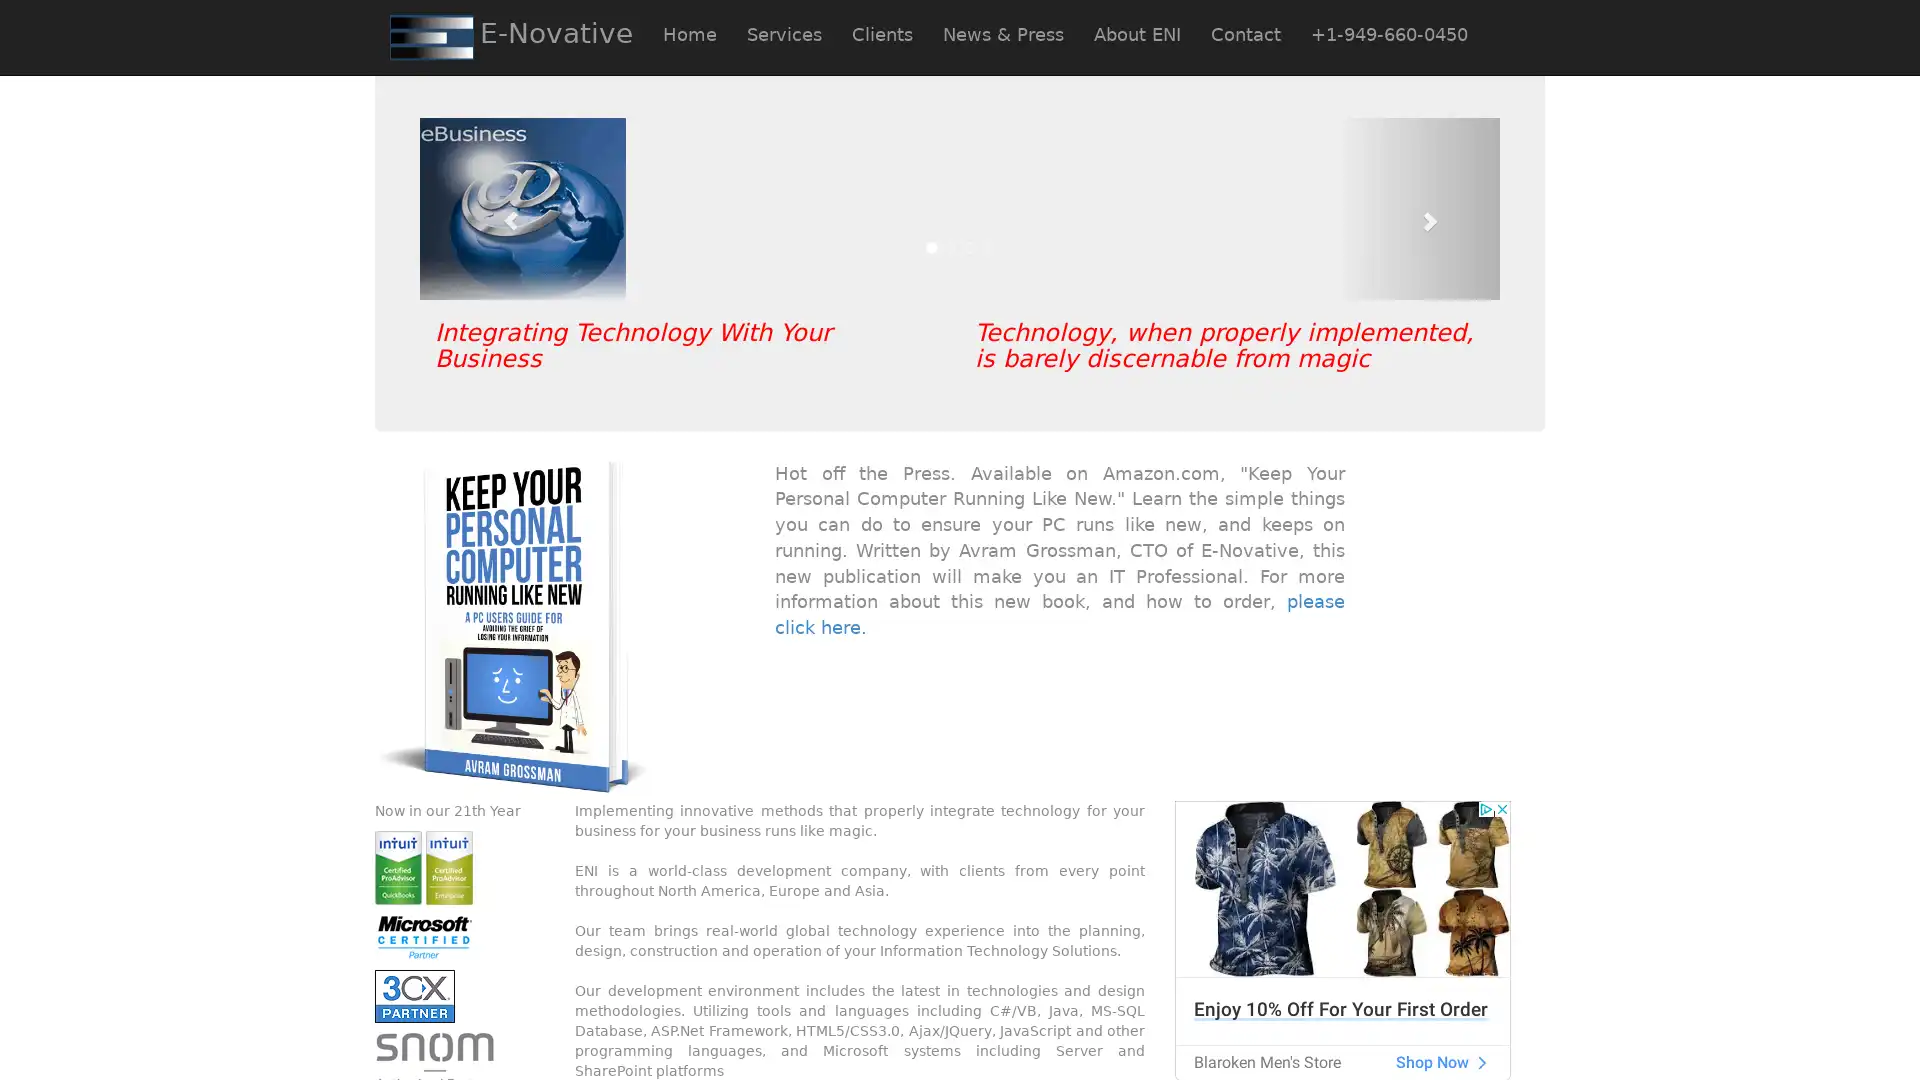 The width and height of the screenshot is (1920, 1080). What do you see at coordinates (1418, 208) in the screenshot?
I see `Next` at bounding box center [1418, 208].